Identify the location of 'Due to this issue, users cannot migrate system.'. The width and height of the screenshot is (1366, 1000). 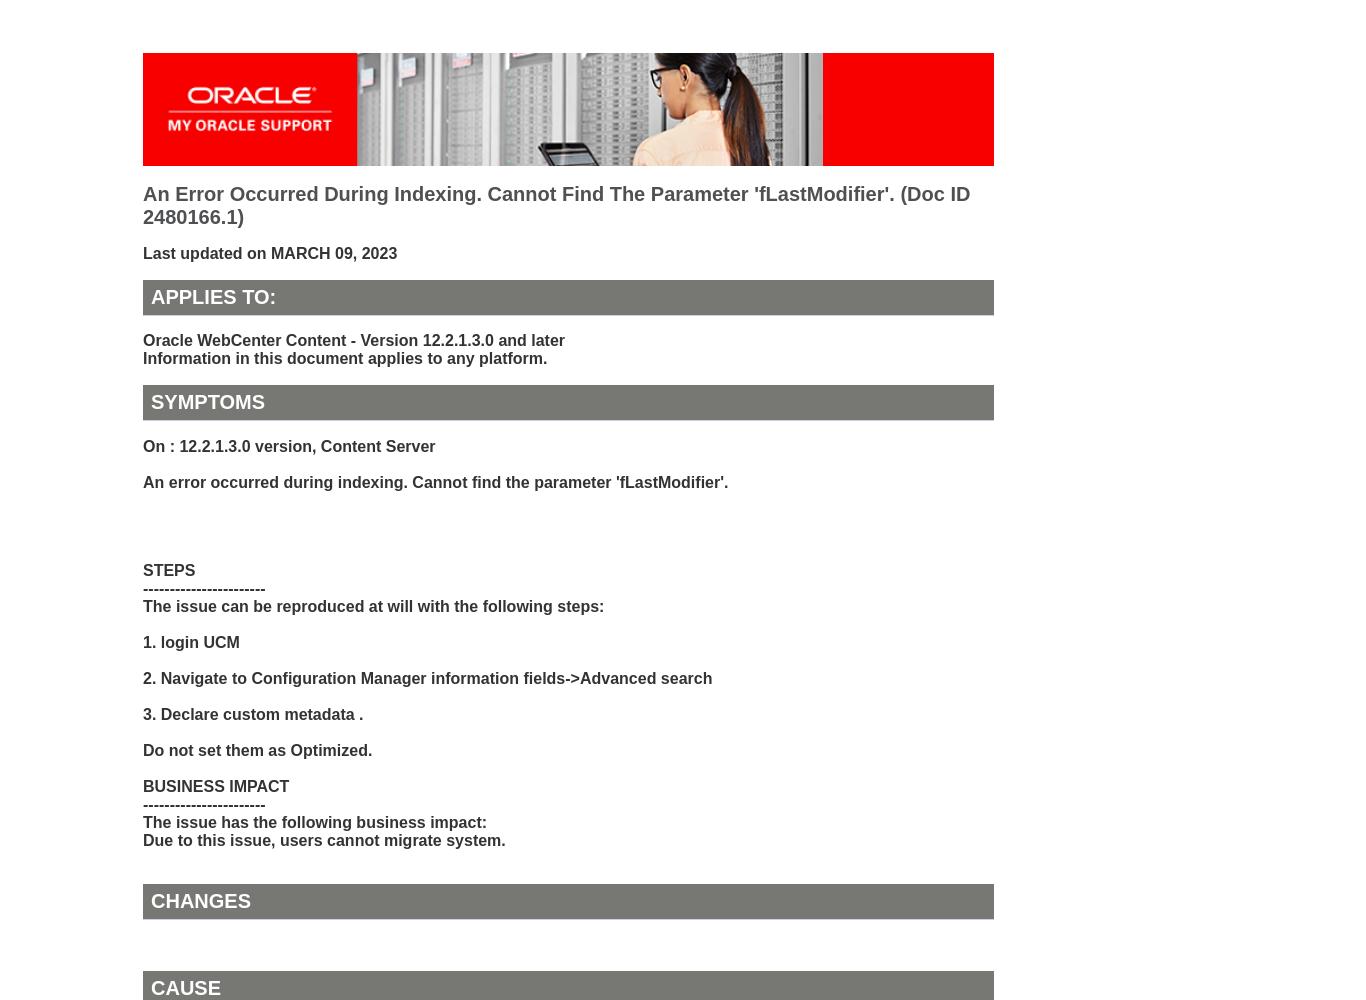
(324, 838).